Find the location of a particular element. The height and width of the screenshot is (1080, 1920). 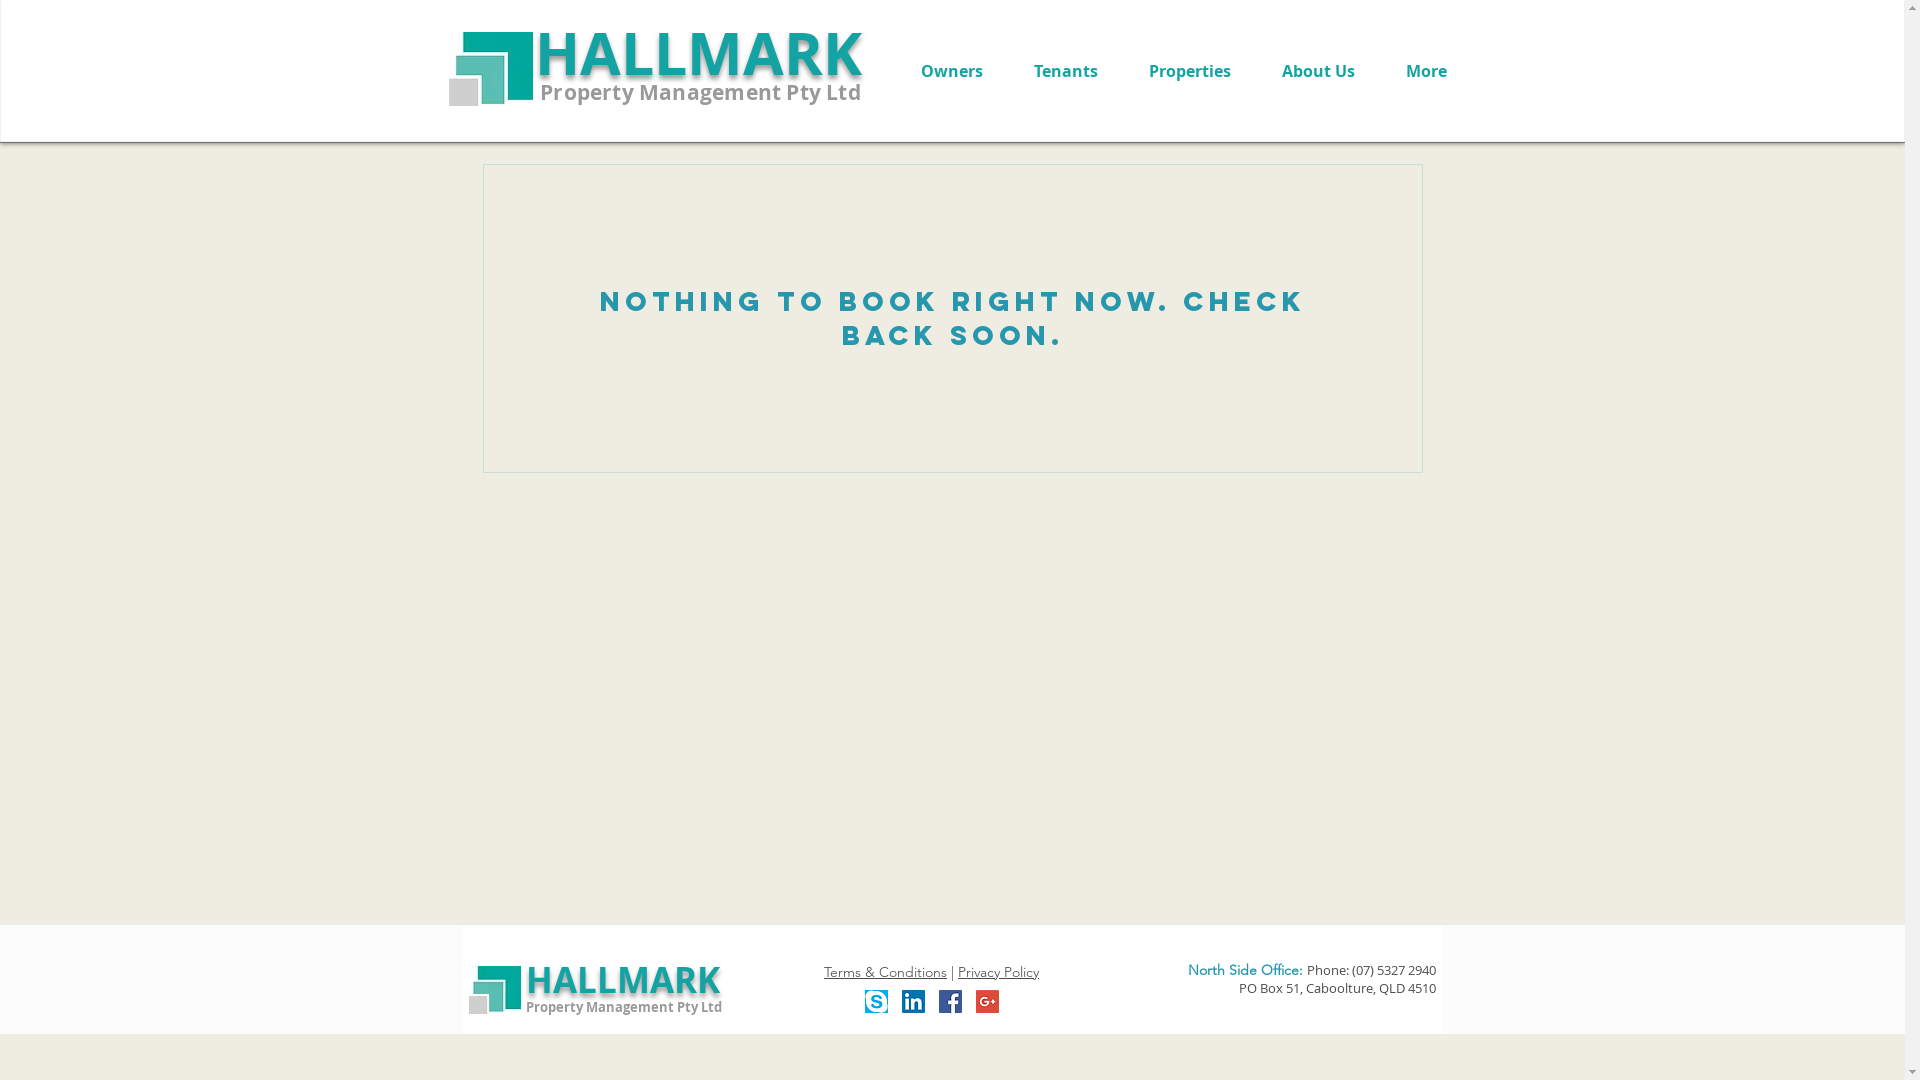

'Tenants' is located at coordinates (1064, 69).